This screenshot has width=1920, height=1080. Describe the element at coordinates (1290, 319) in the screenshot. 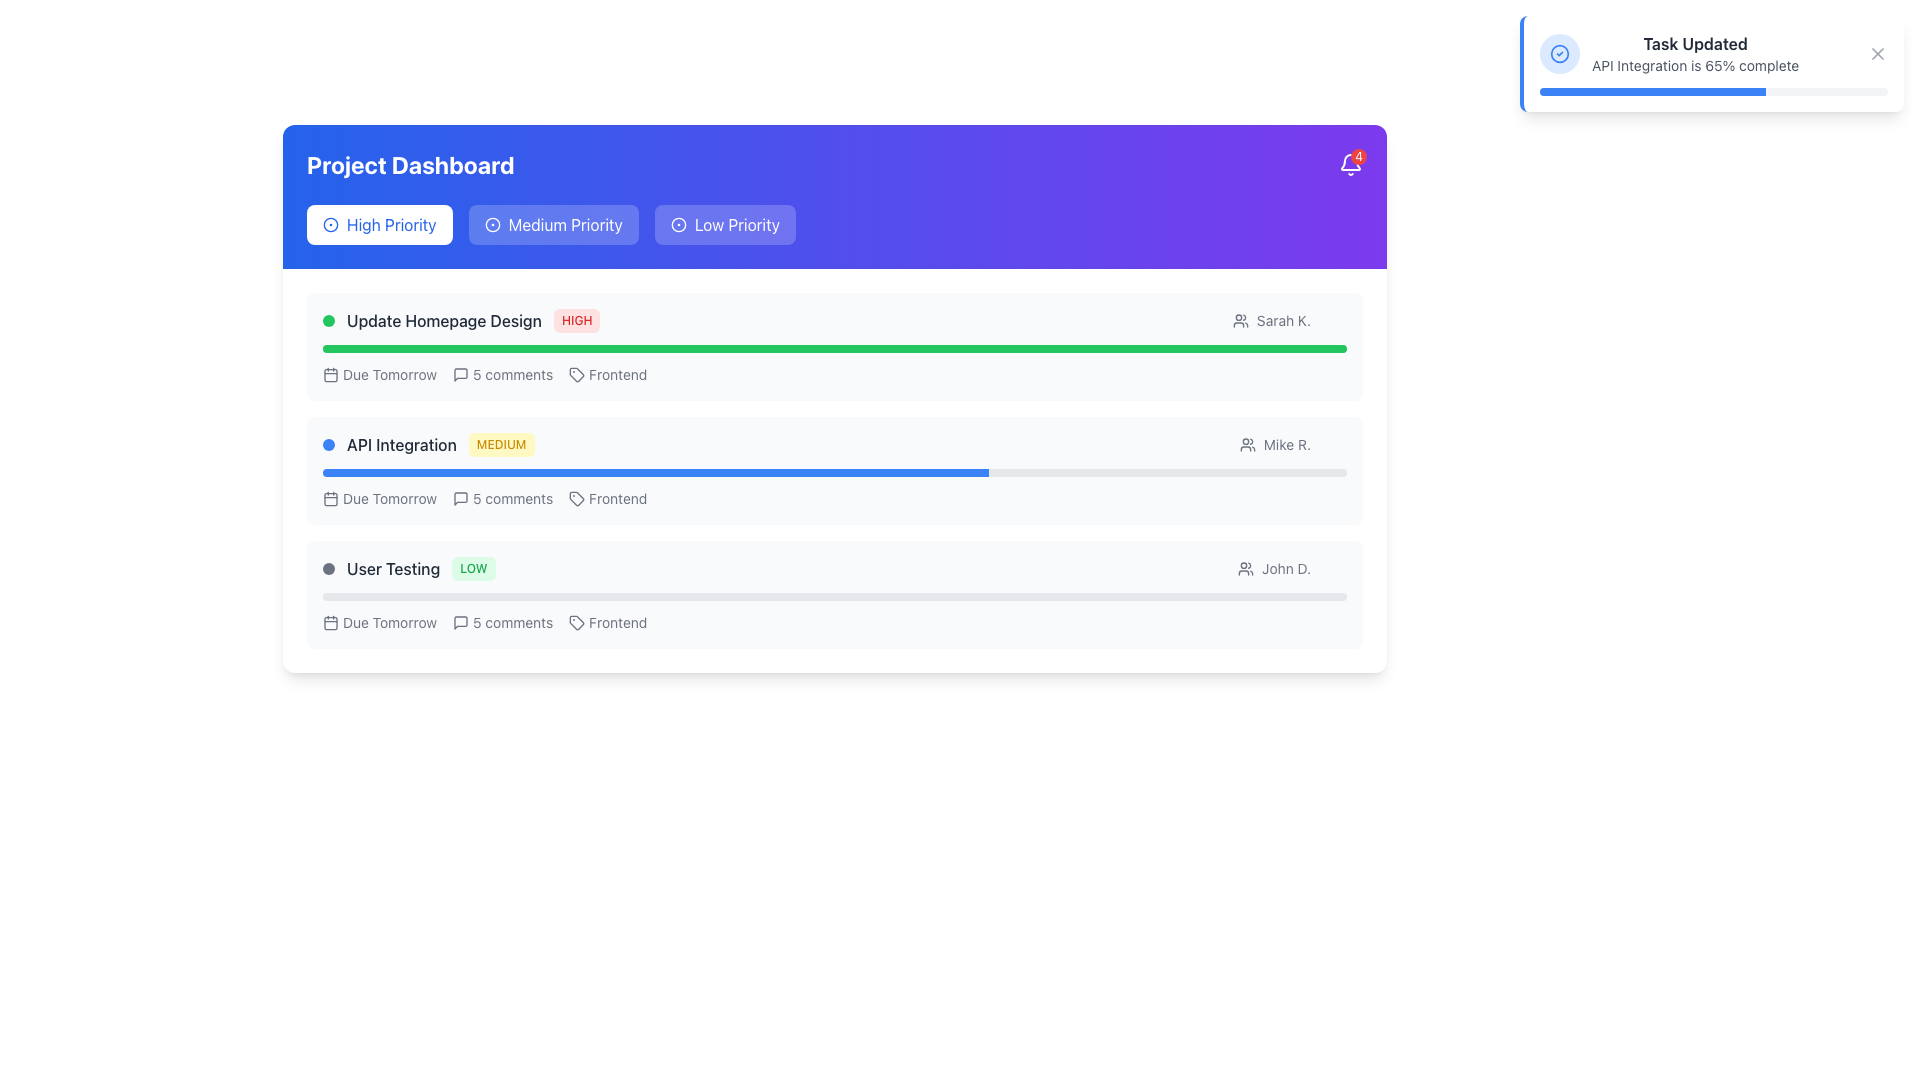

I see `the user icon associated with 'Sarah K.' in the top-right section of the 'Update Homepage Design' row in the 'Project Dashboard'` at that location.